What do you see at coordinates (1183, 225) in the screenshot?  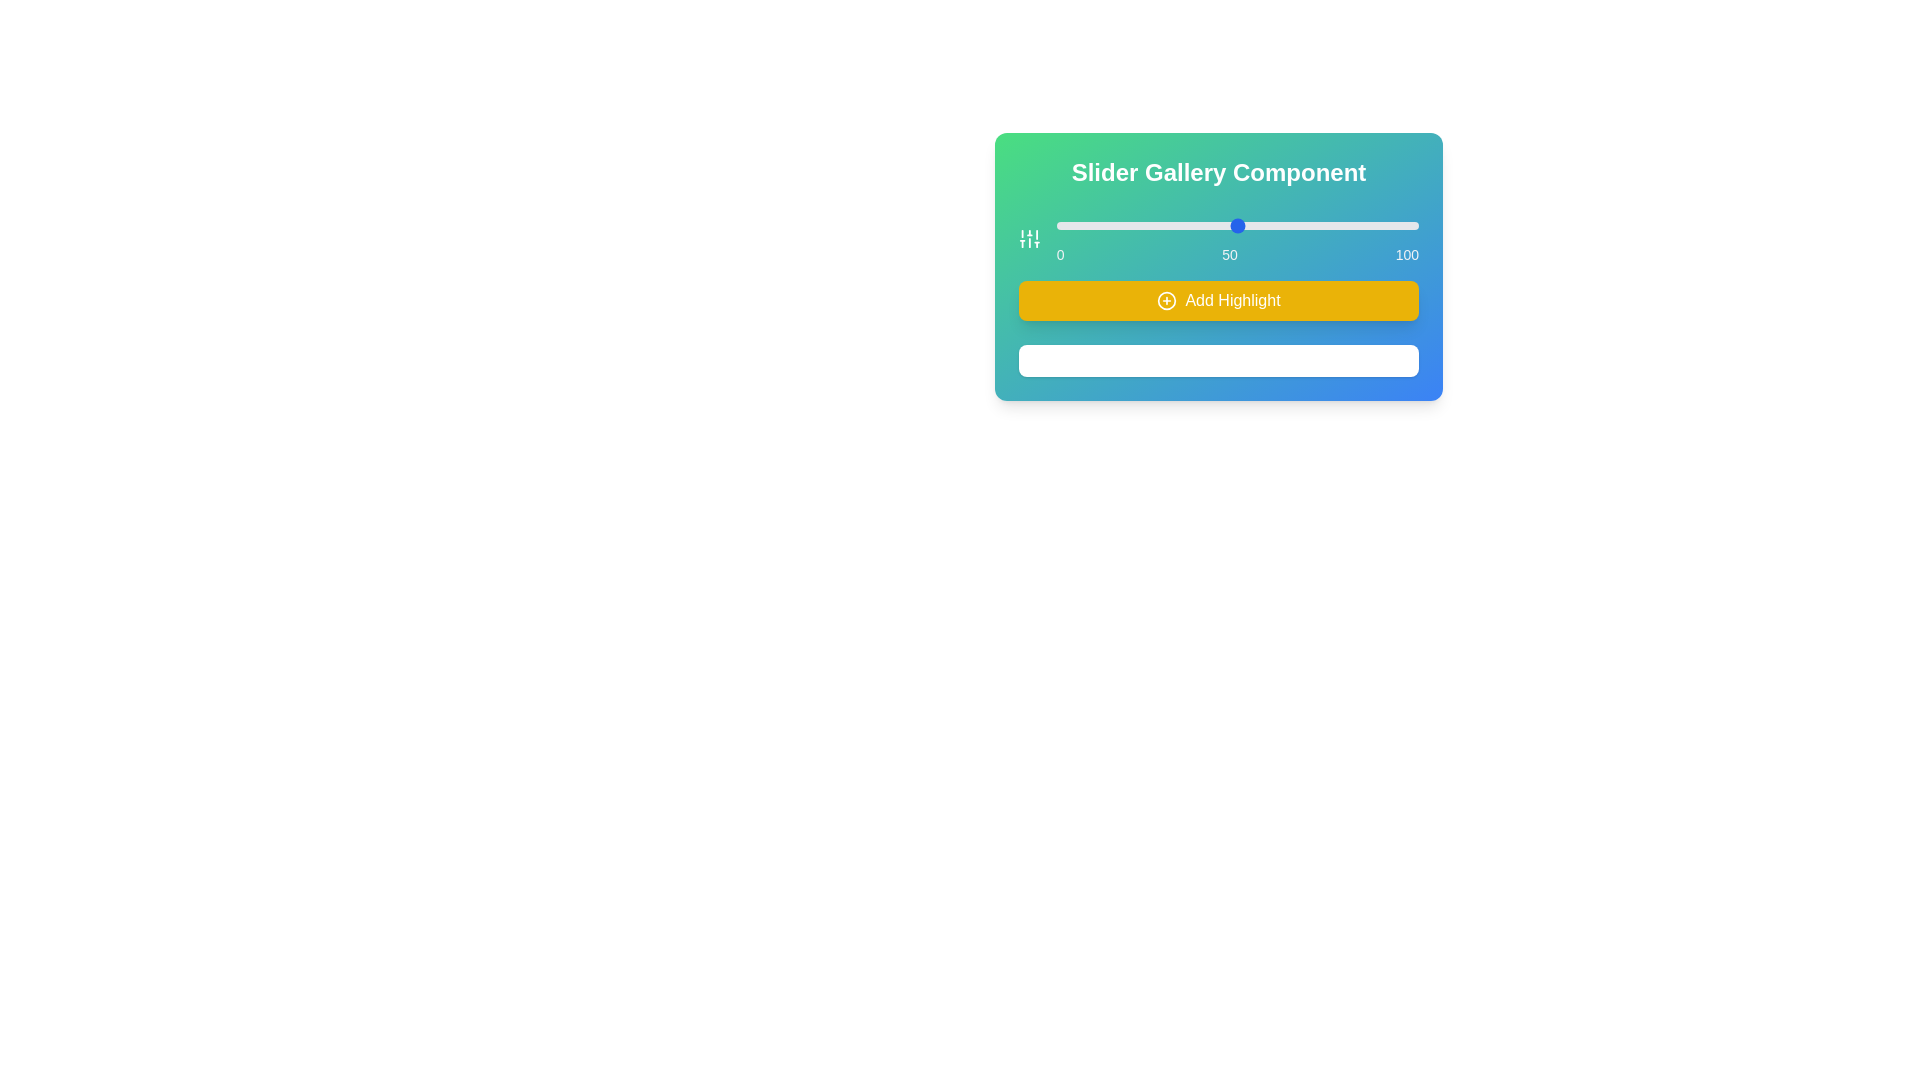 I see `the slider value` at bounding box center [1183, 225].